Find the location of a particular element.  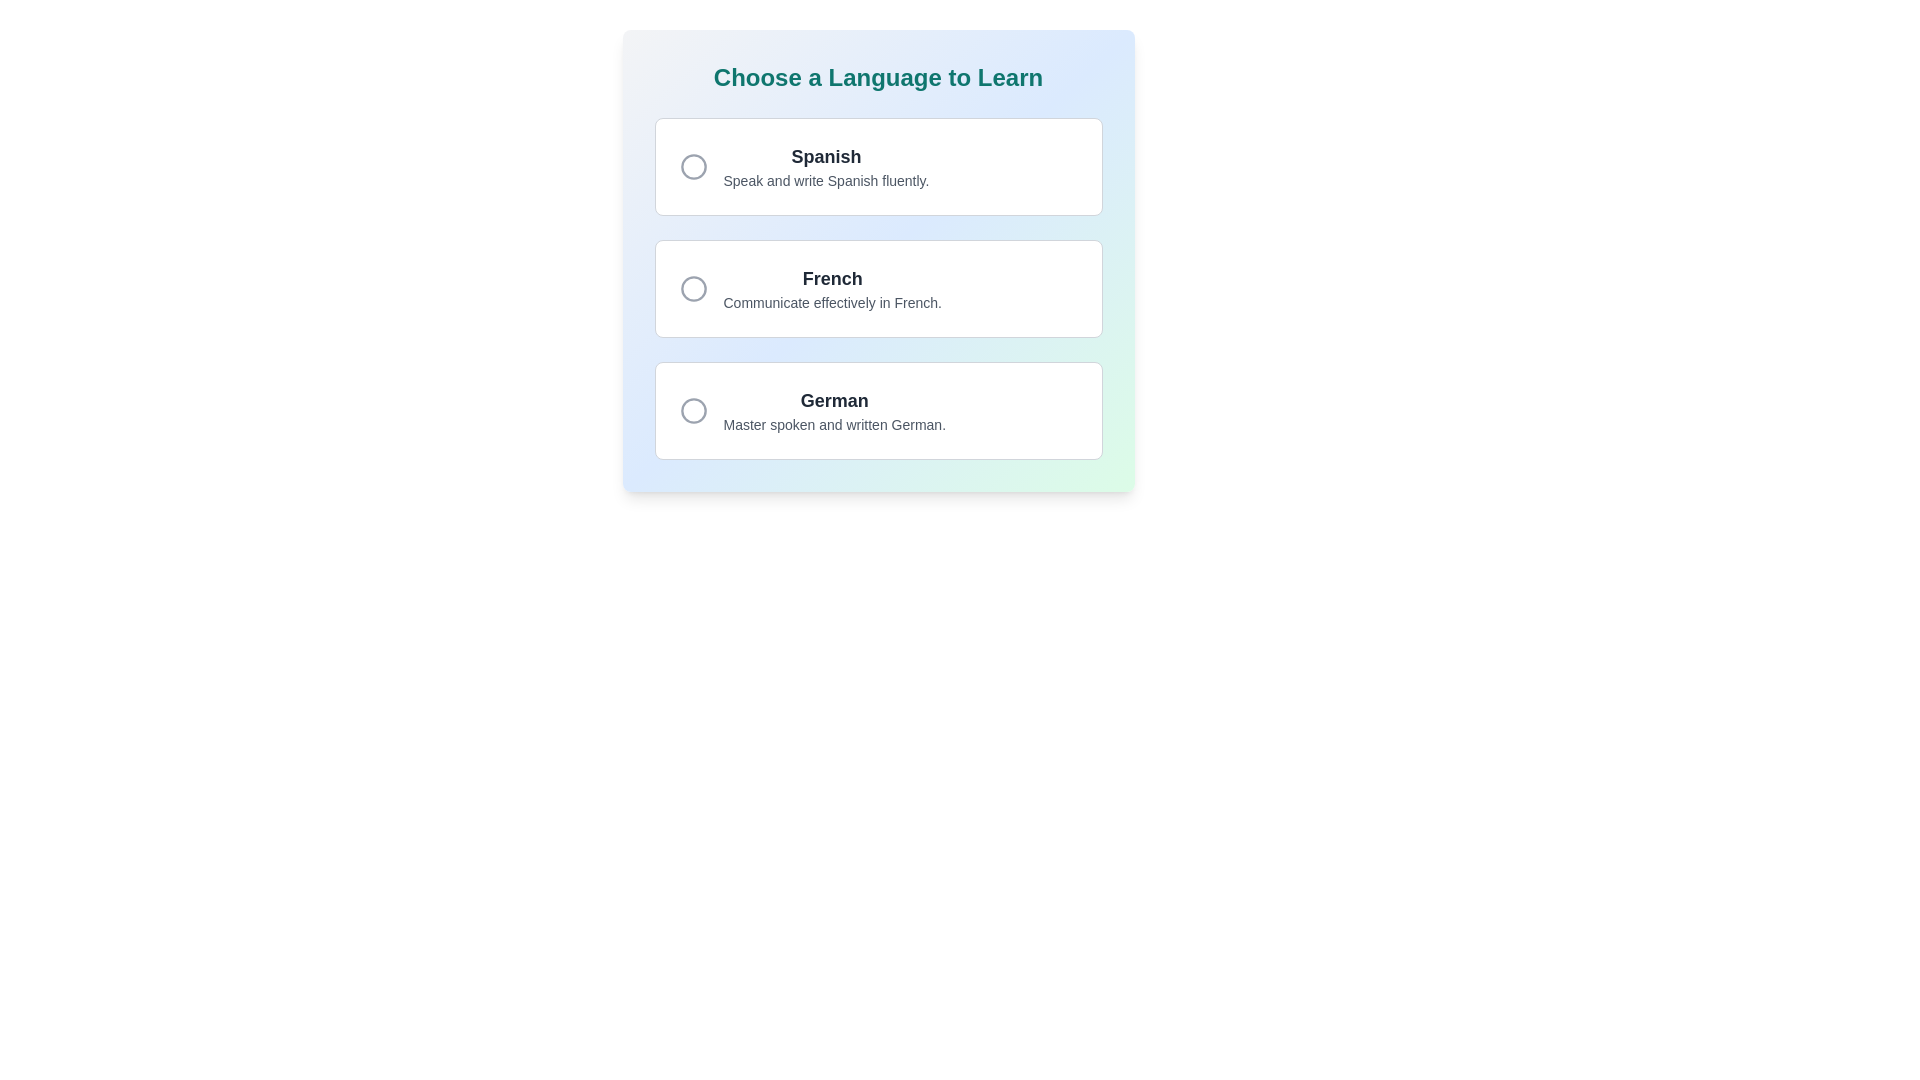

descriptive information text about the item 'French' located below the bold title within the selectable card is located at coordinates (832, 303).